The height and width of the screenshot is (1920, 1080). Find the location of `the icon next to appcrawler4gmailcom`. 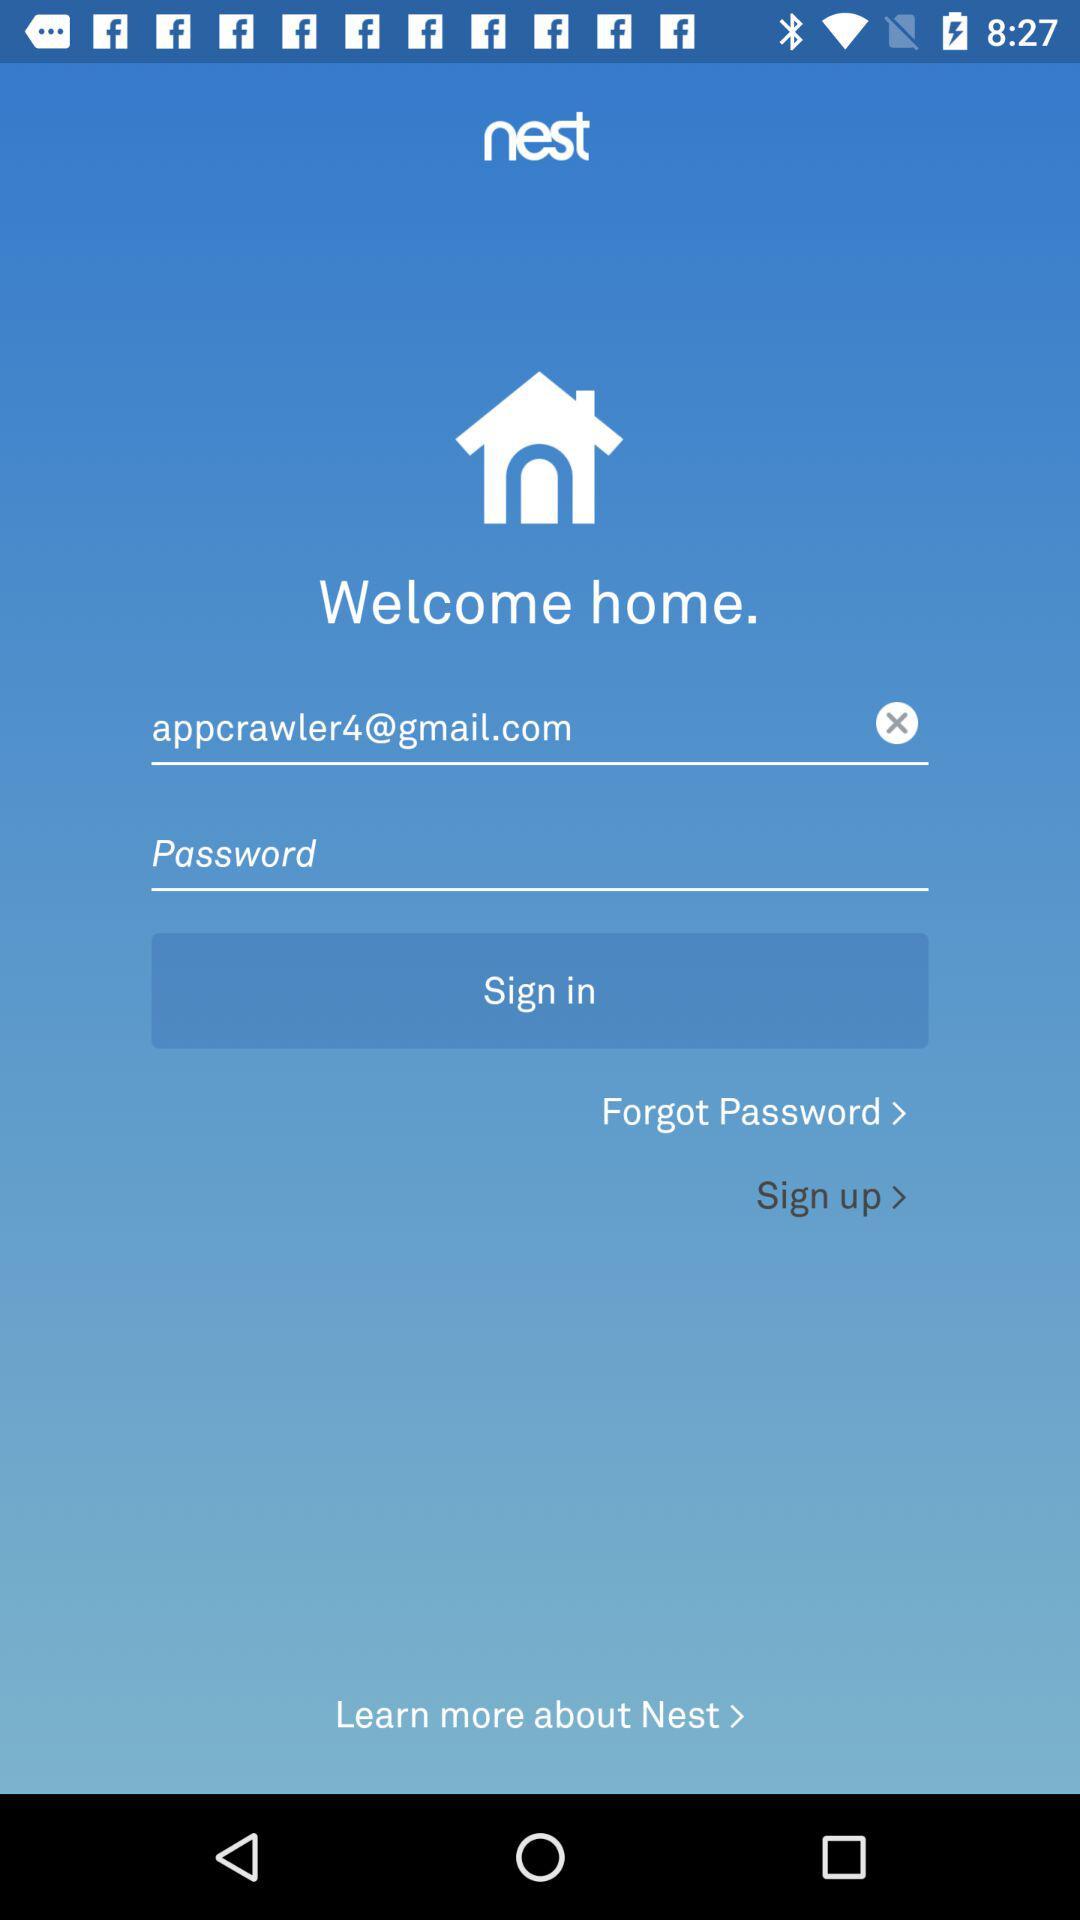

the icon next to appcrawler4gmailcom is located at coordinates (896, 722).